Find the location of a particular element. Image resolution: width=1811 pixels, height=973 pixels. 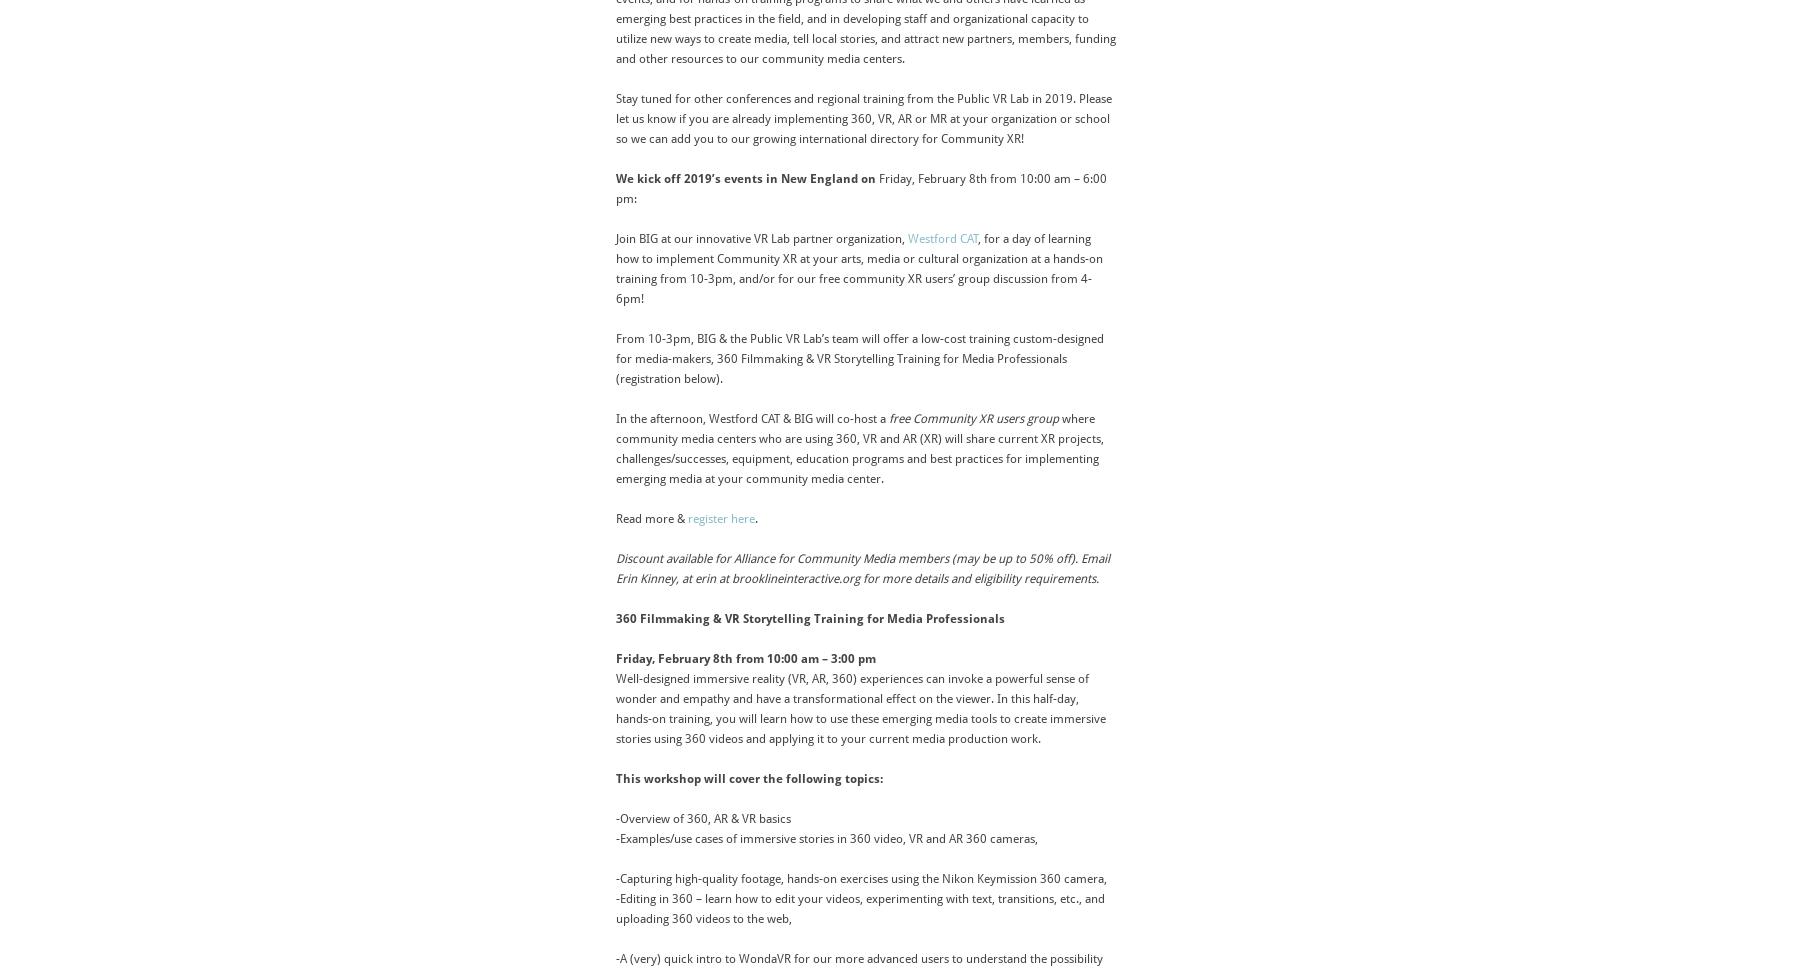

'free Community XR users group' is located at coordinates (887, 418).